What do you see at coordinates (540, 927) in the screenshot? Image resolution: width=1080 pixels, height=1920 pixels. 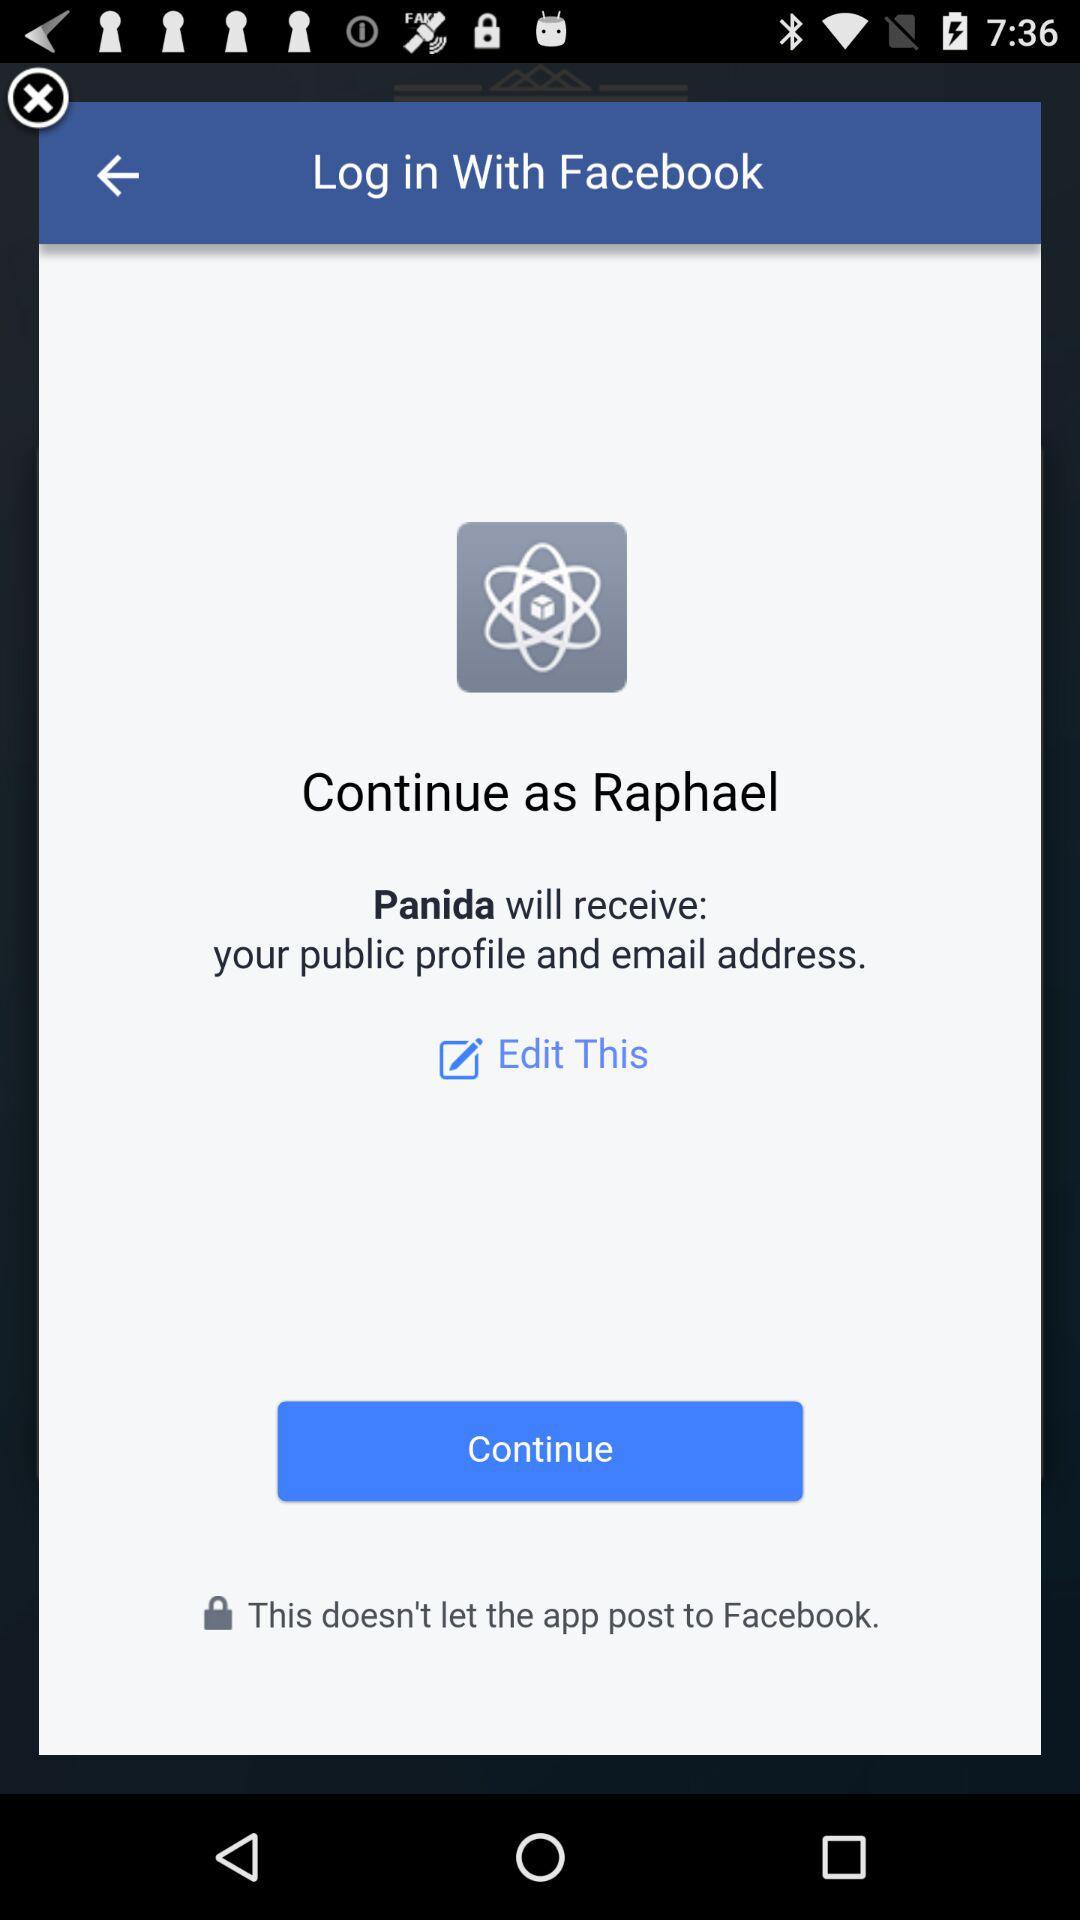 I see `continue page` at bounding box center [540, 927].